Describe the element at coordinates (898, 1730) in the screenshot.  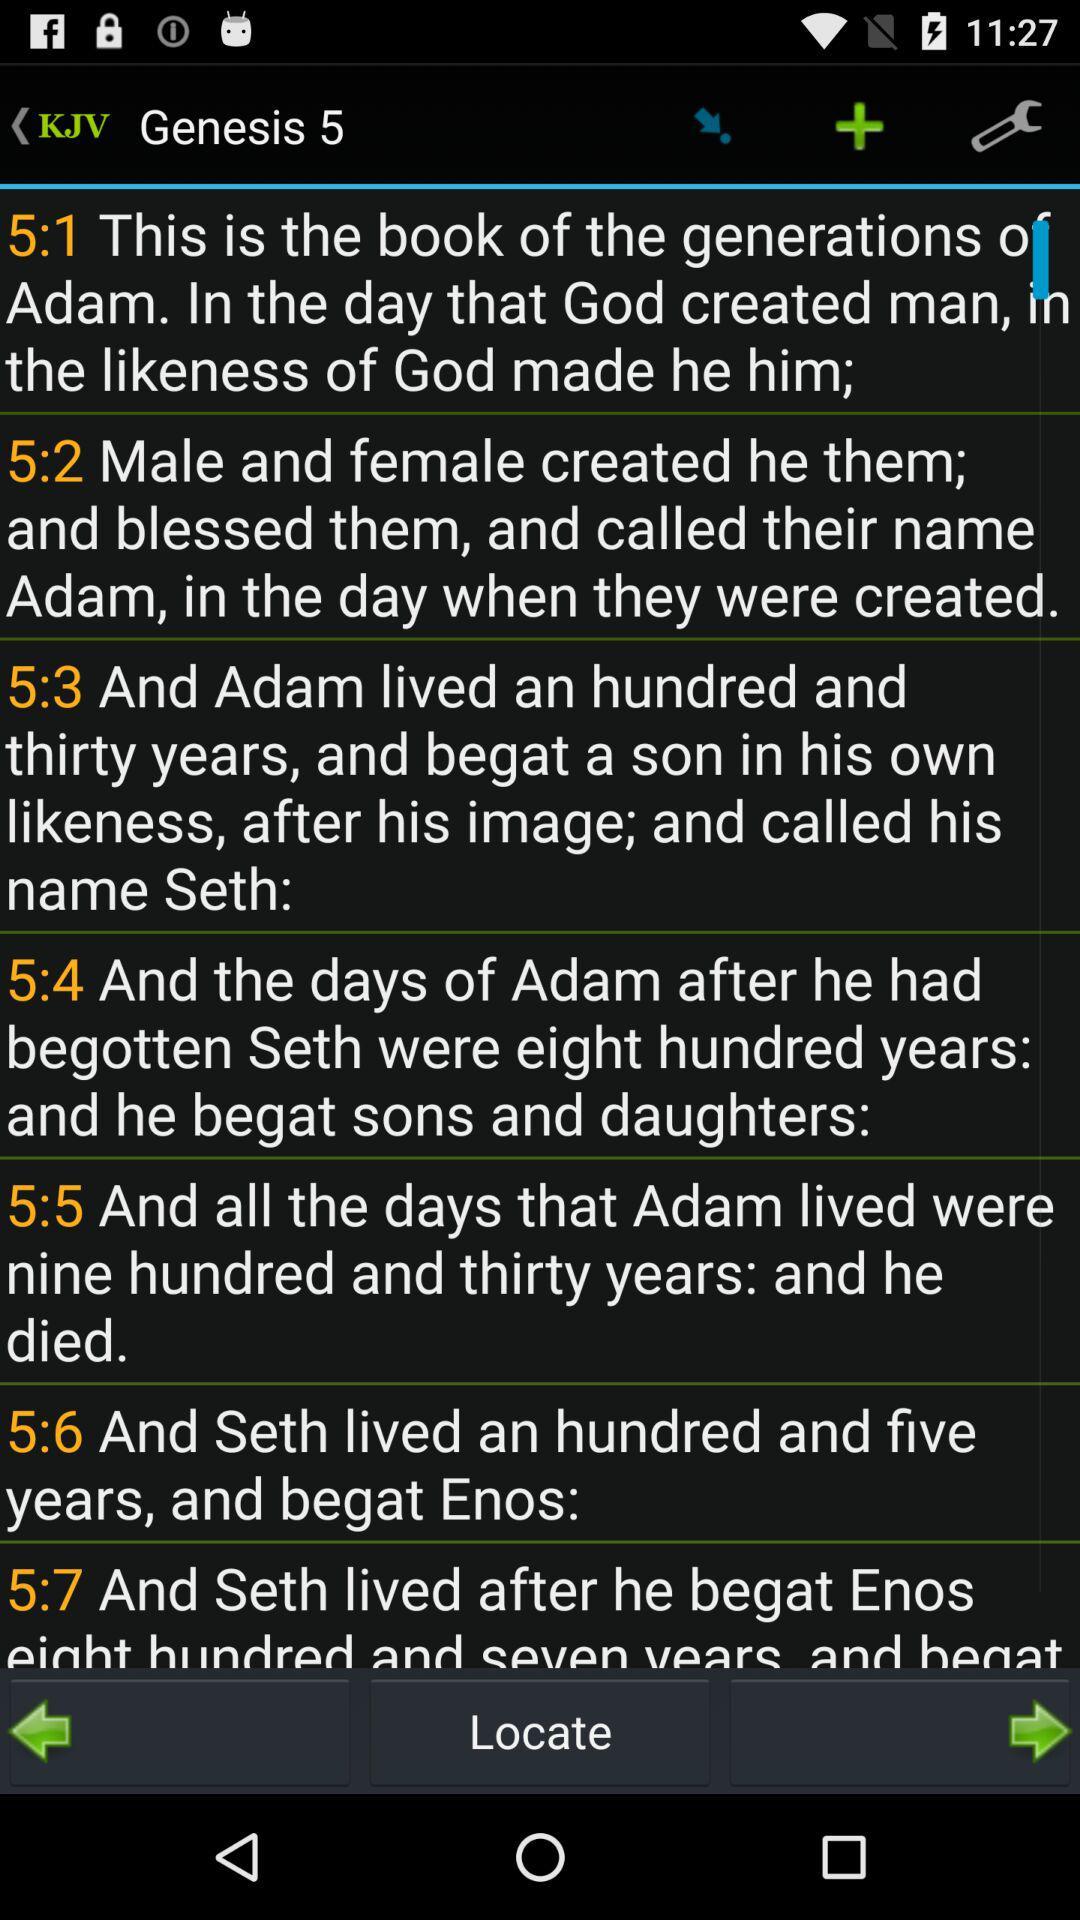
I see `app below the 5 7 and item` at that location.